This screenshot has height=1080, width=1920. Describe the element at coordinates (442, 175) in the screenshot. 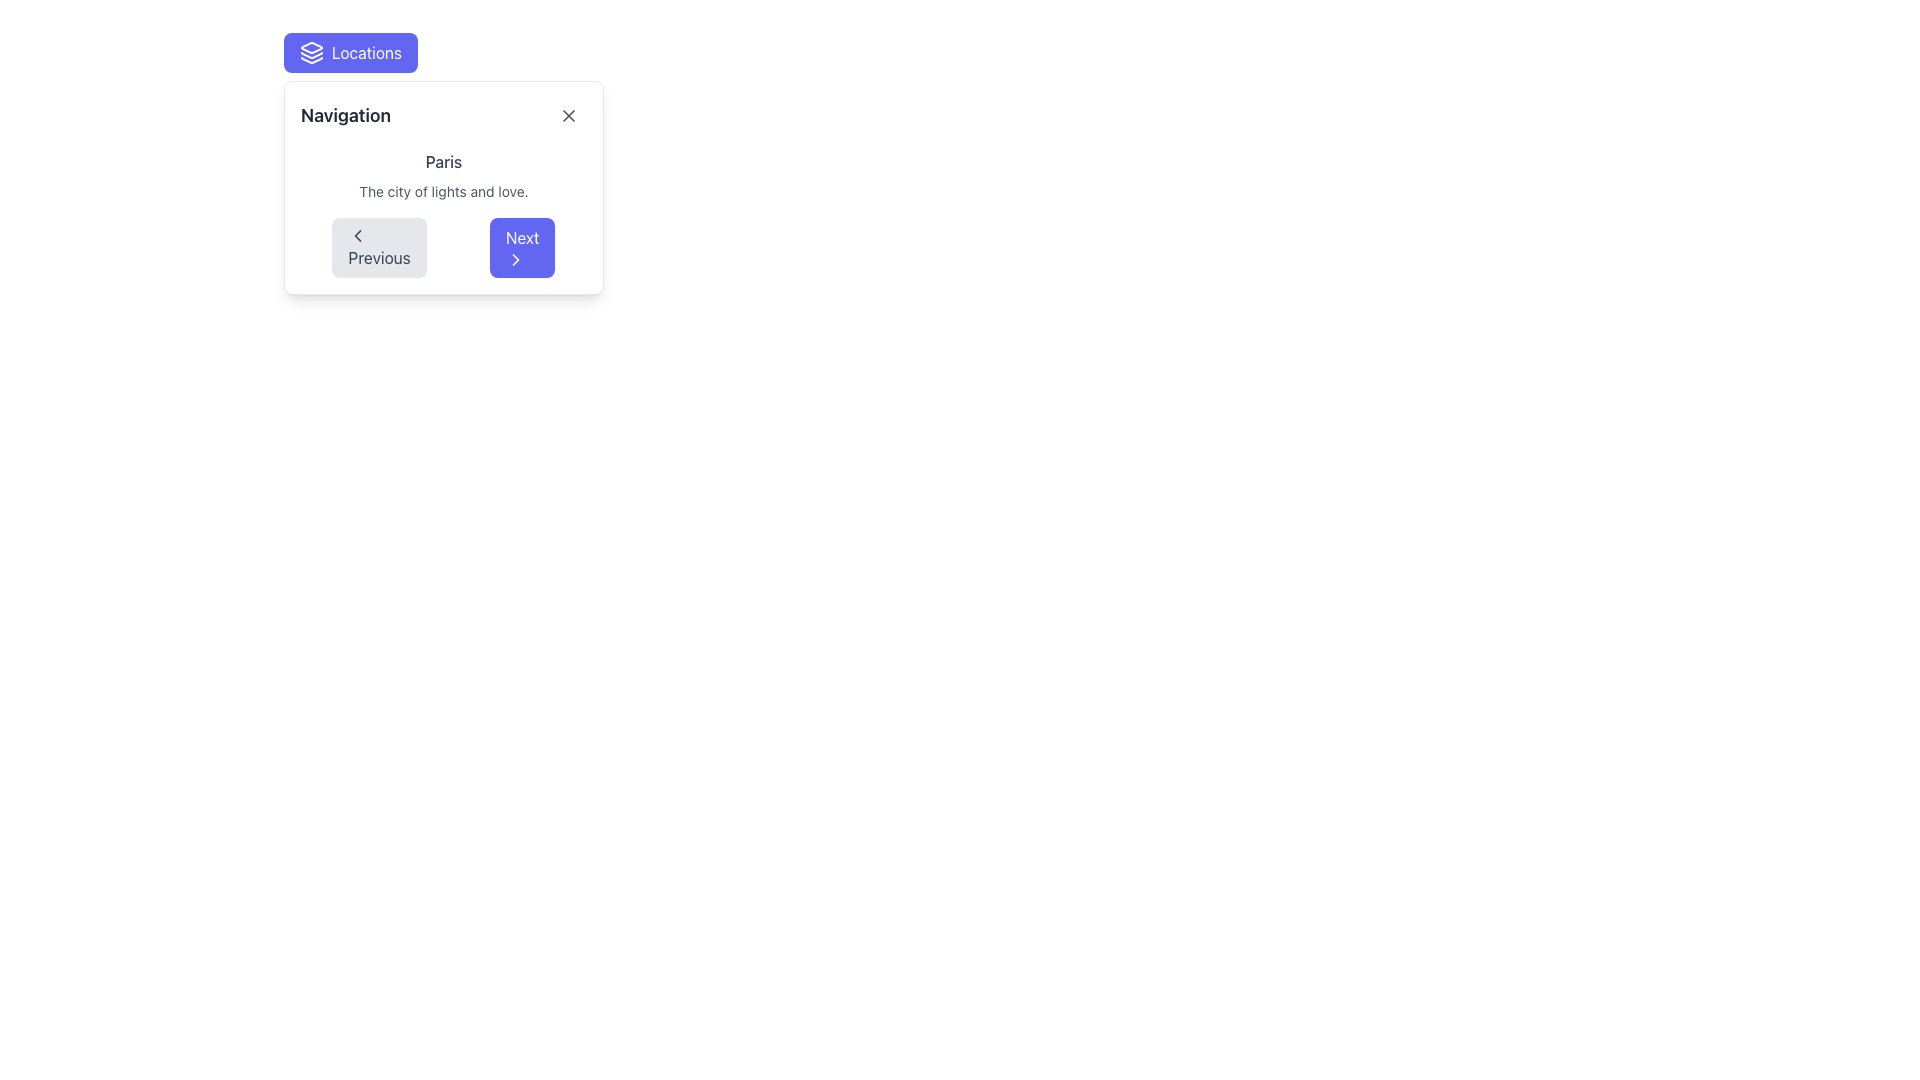

I see `the text element titled 'Paris' within the 'Navigation' modal, which contains the subtitle 'The city of lights and love.'` at that location.